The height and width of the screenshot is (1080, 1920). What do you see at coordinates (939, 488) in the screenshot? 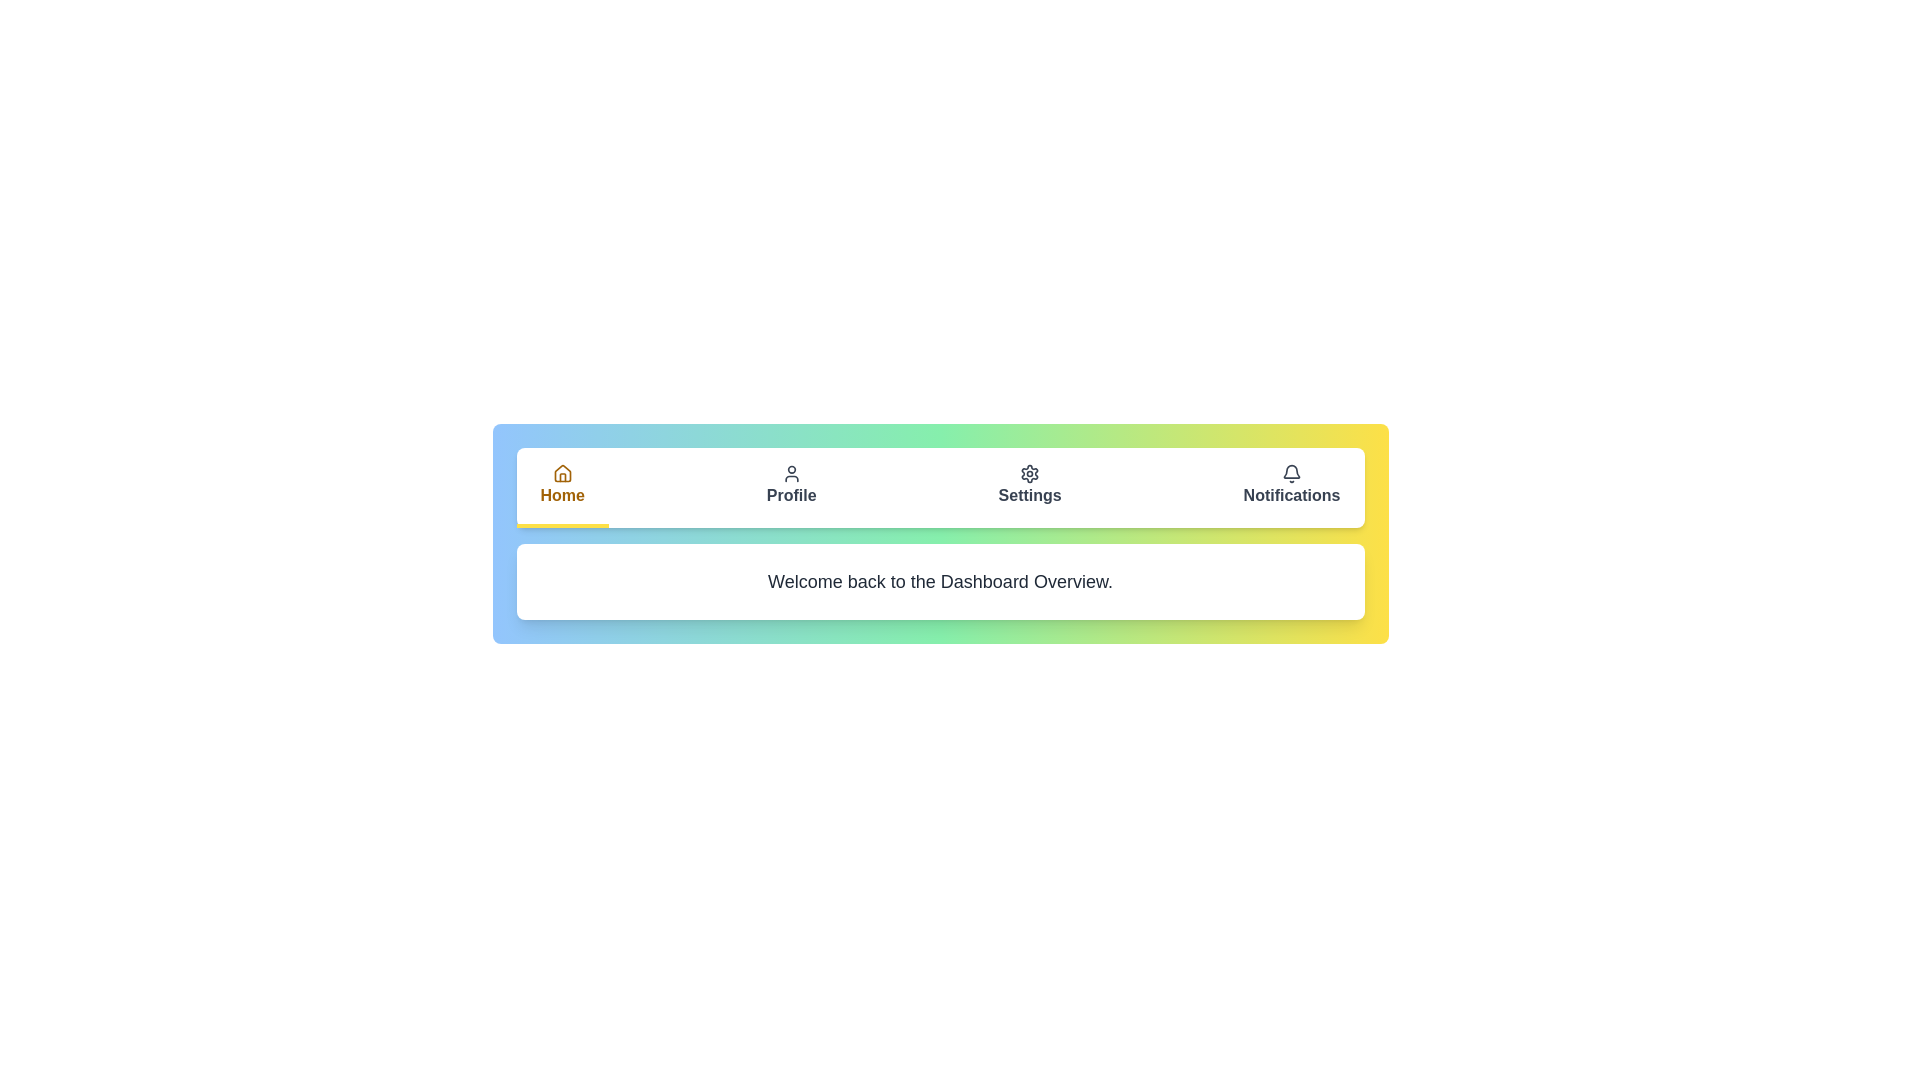
I see `the navigation bar sections` at bounding box center [939, 488].